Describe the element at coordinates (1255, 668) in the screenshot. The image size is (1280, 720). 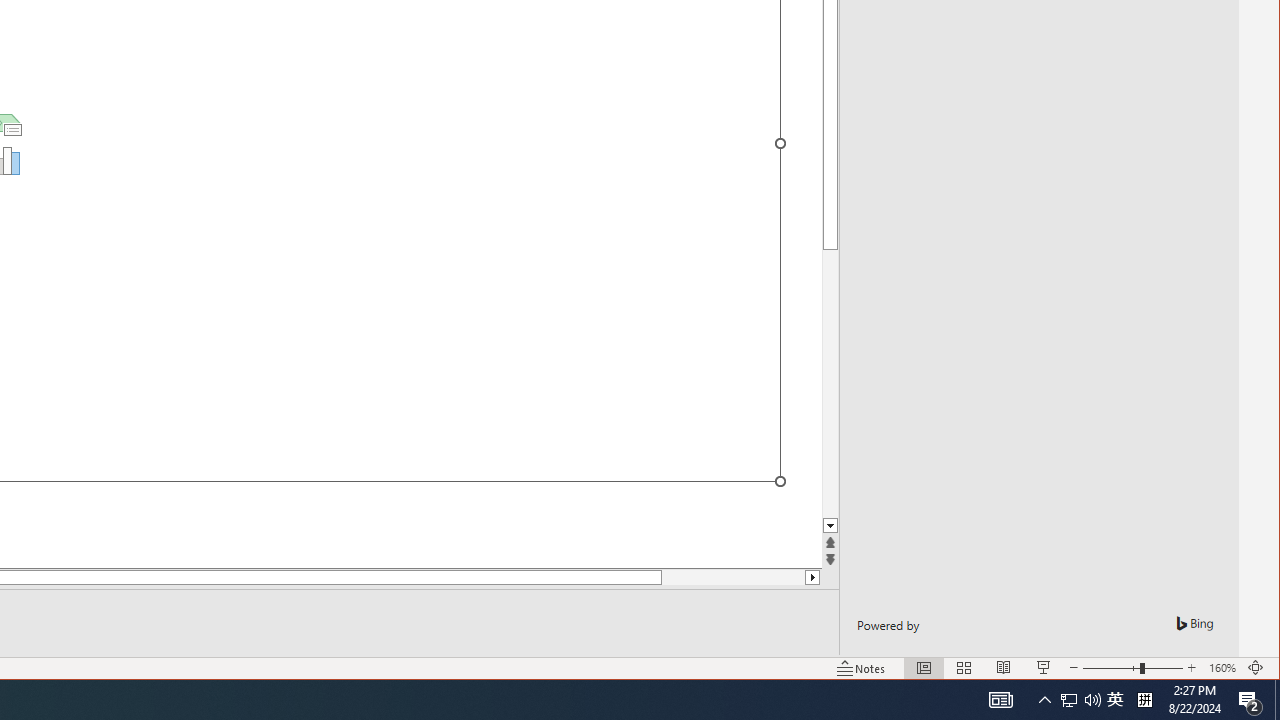
I see `'Action Center, 2 new notifications'` at that location.